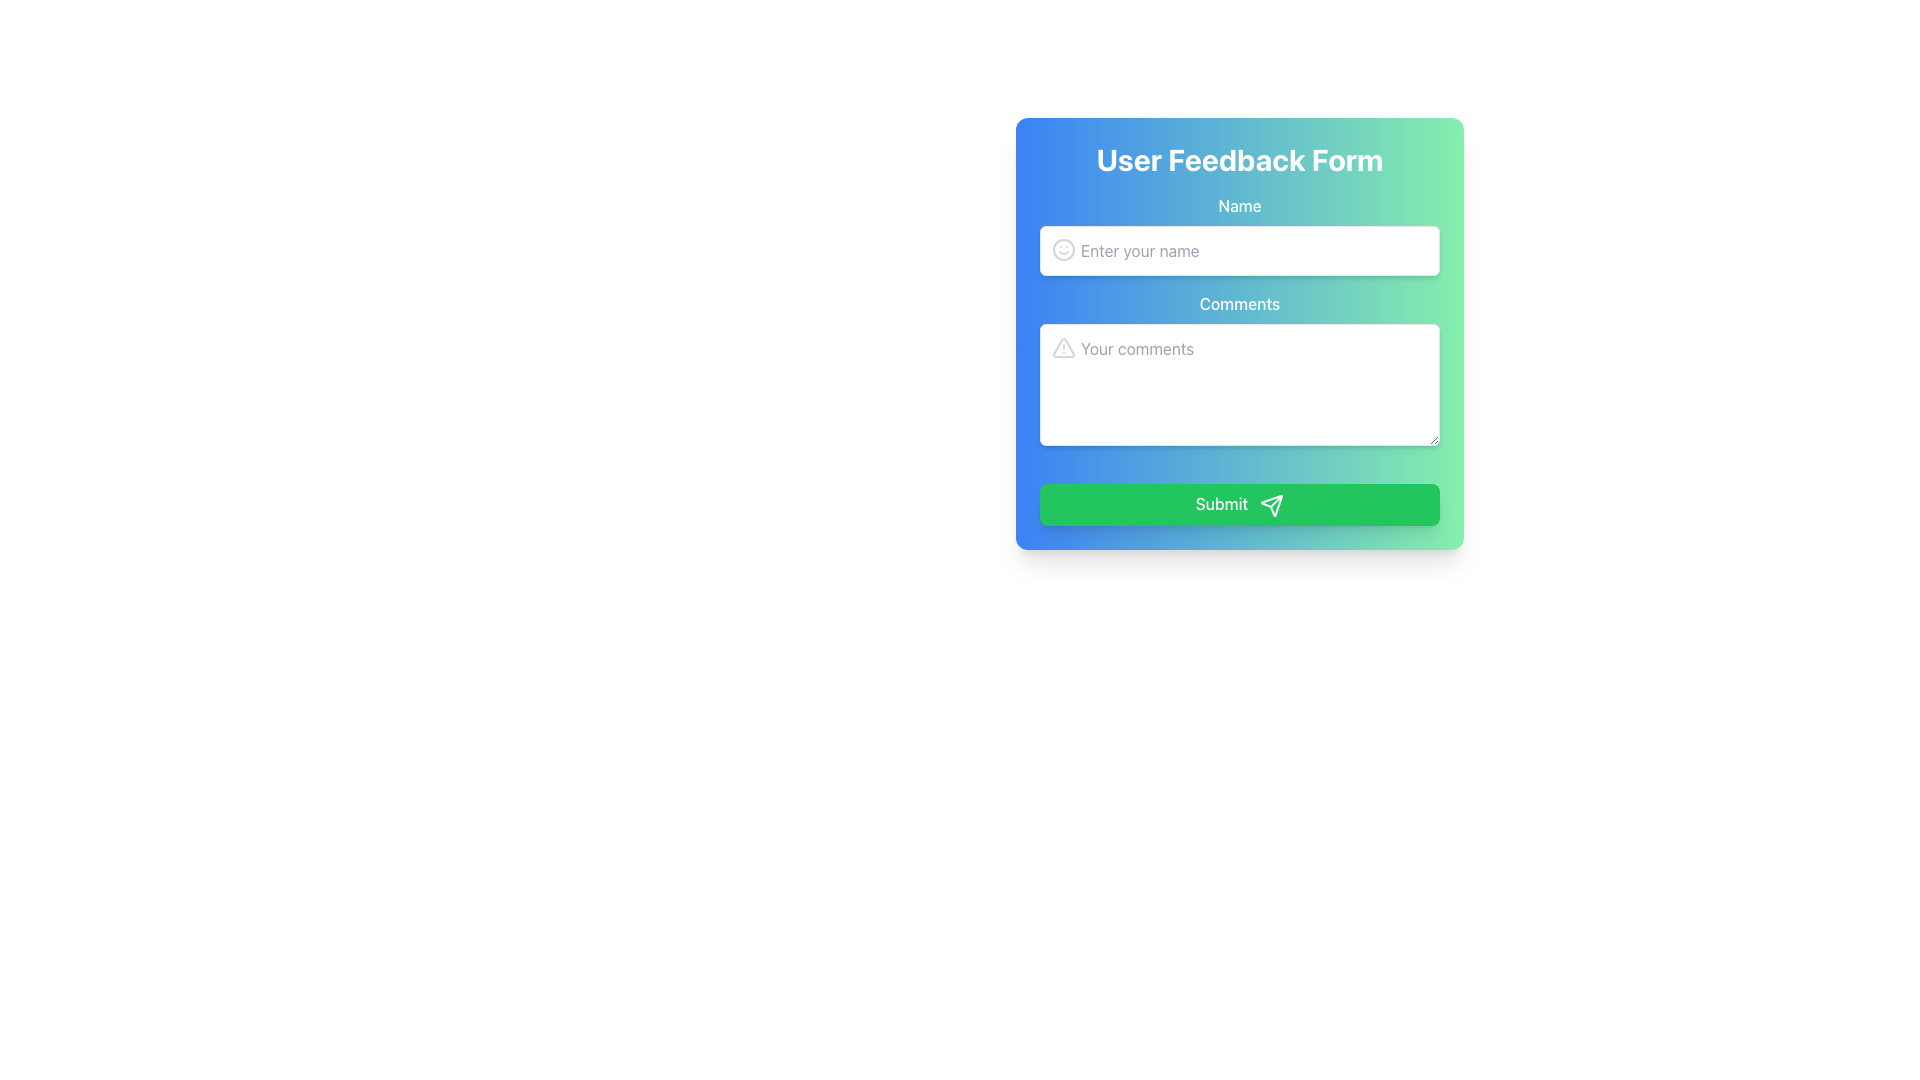  Describe the element at coordinates (1063, 249) in the screenshot. I see `the small outlined smiley icon located inside the left part of the 'Name' input field` at that location.